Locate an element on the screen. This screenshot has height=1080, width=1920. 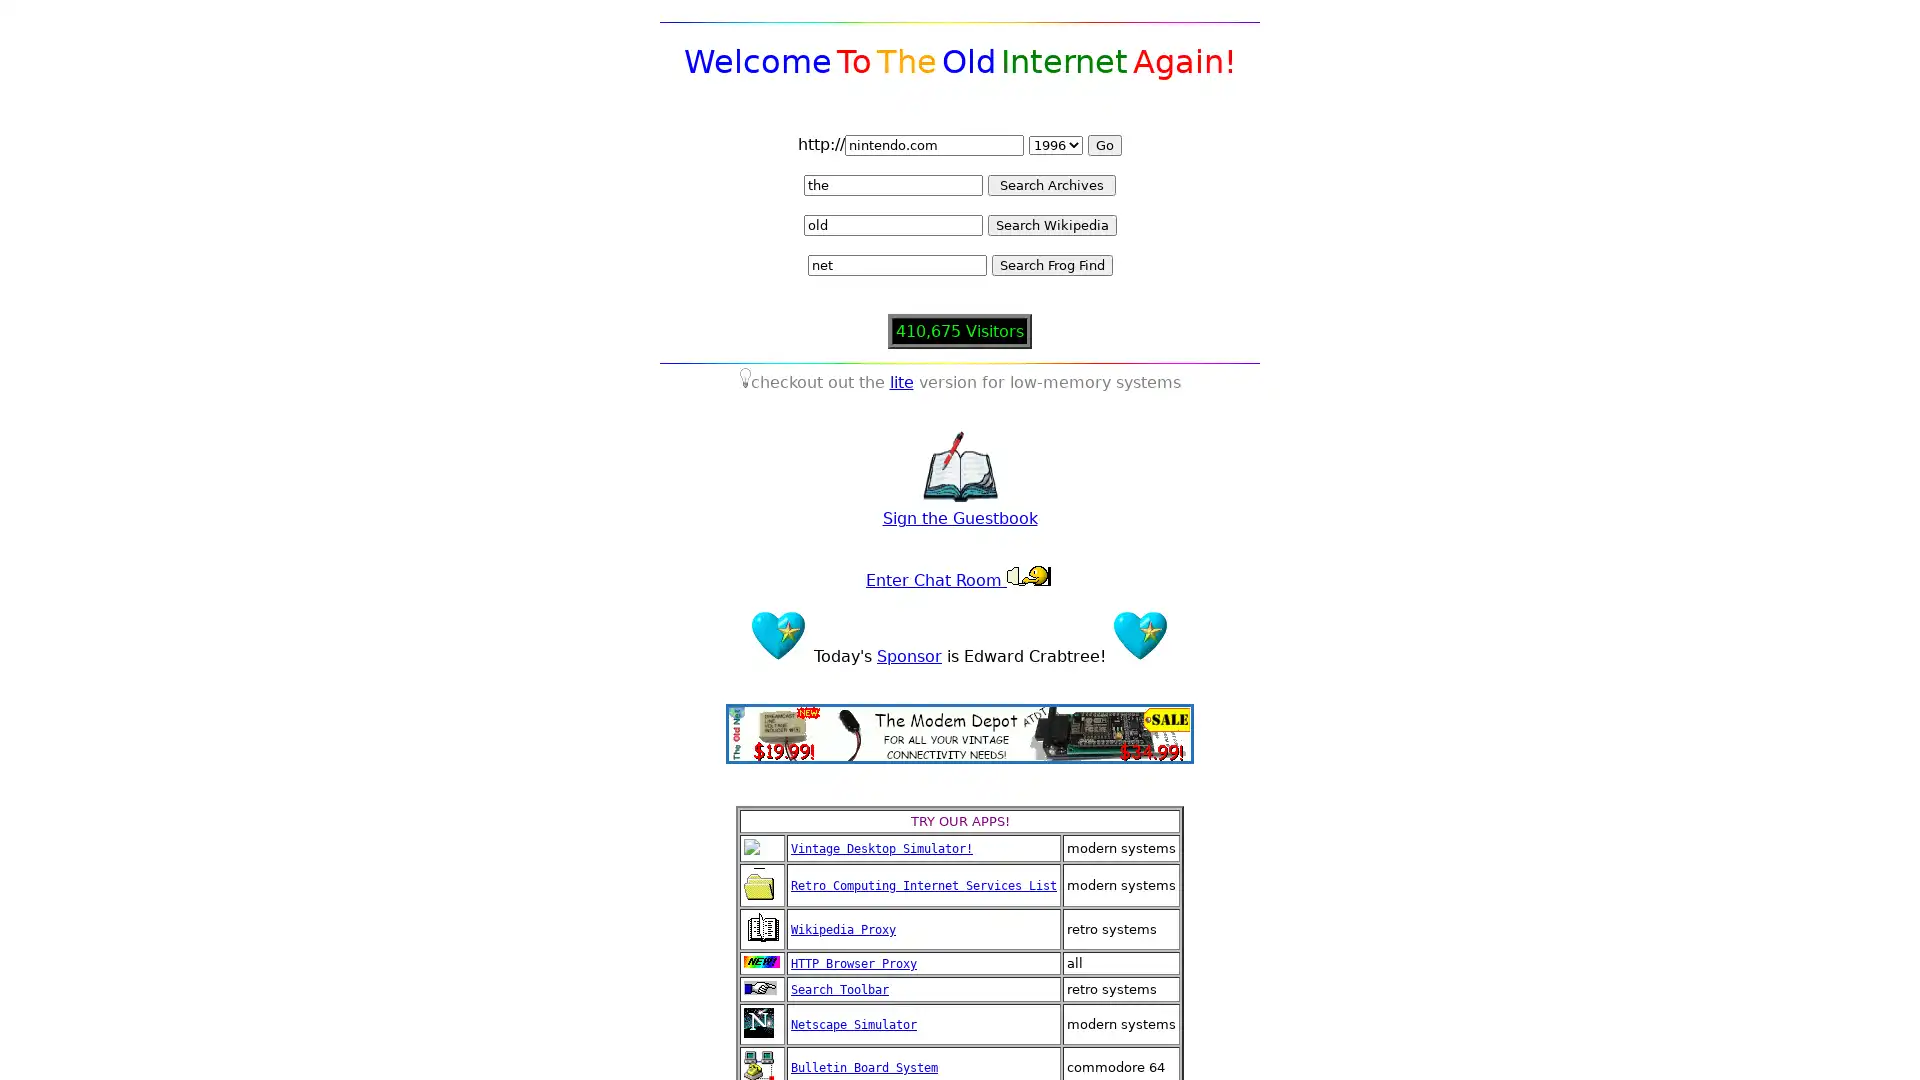
Search Frog Find is located at coordinates (1050, 264).